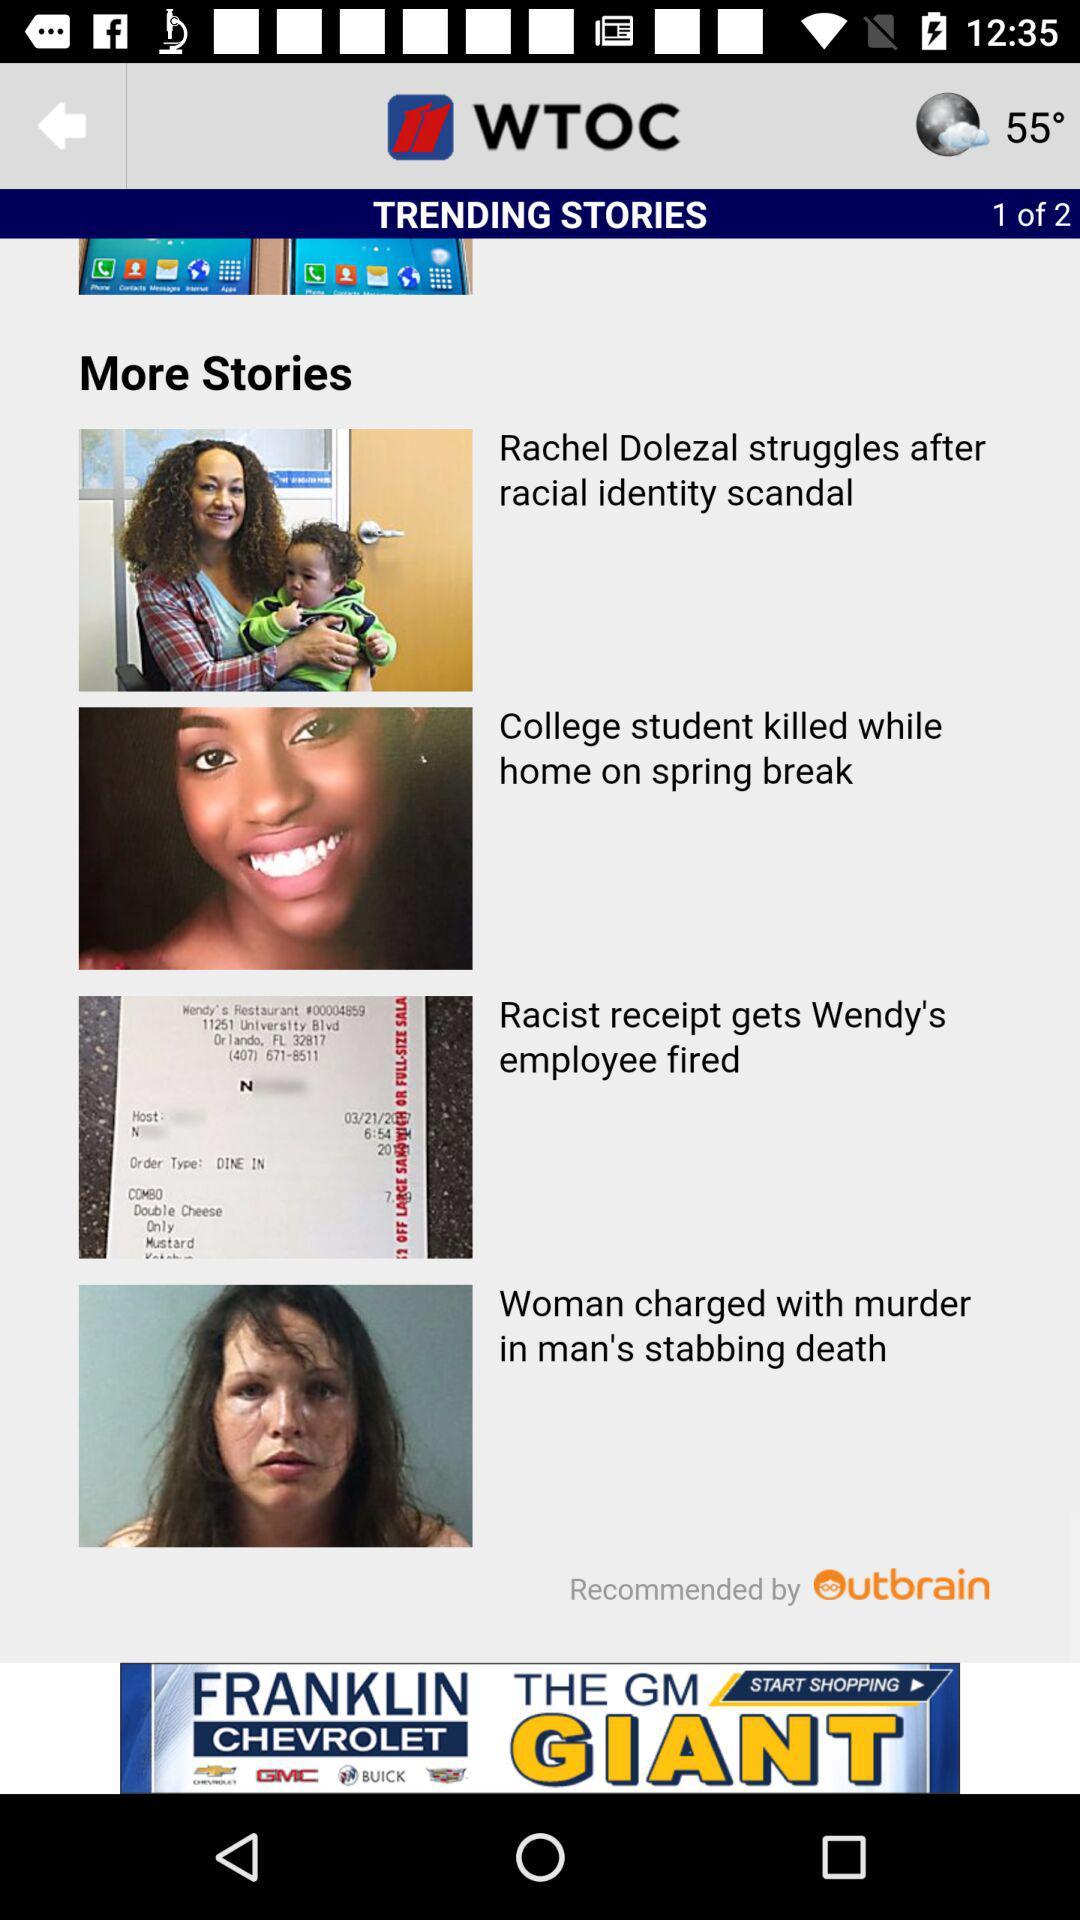 The image size is (1080, 1920). Describe the element at coordinates (540, 124) in the screenshot. I see `wtoc homepage` at that location.